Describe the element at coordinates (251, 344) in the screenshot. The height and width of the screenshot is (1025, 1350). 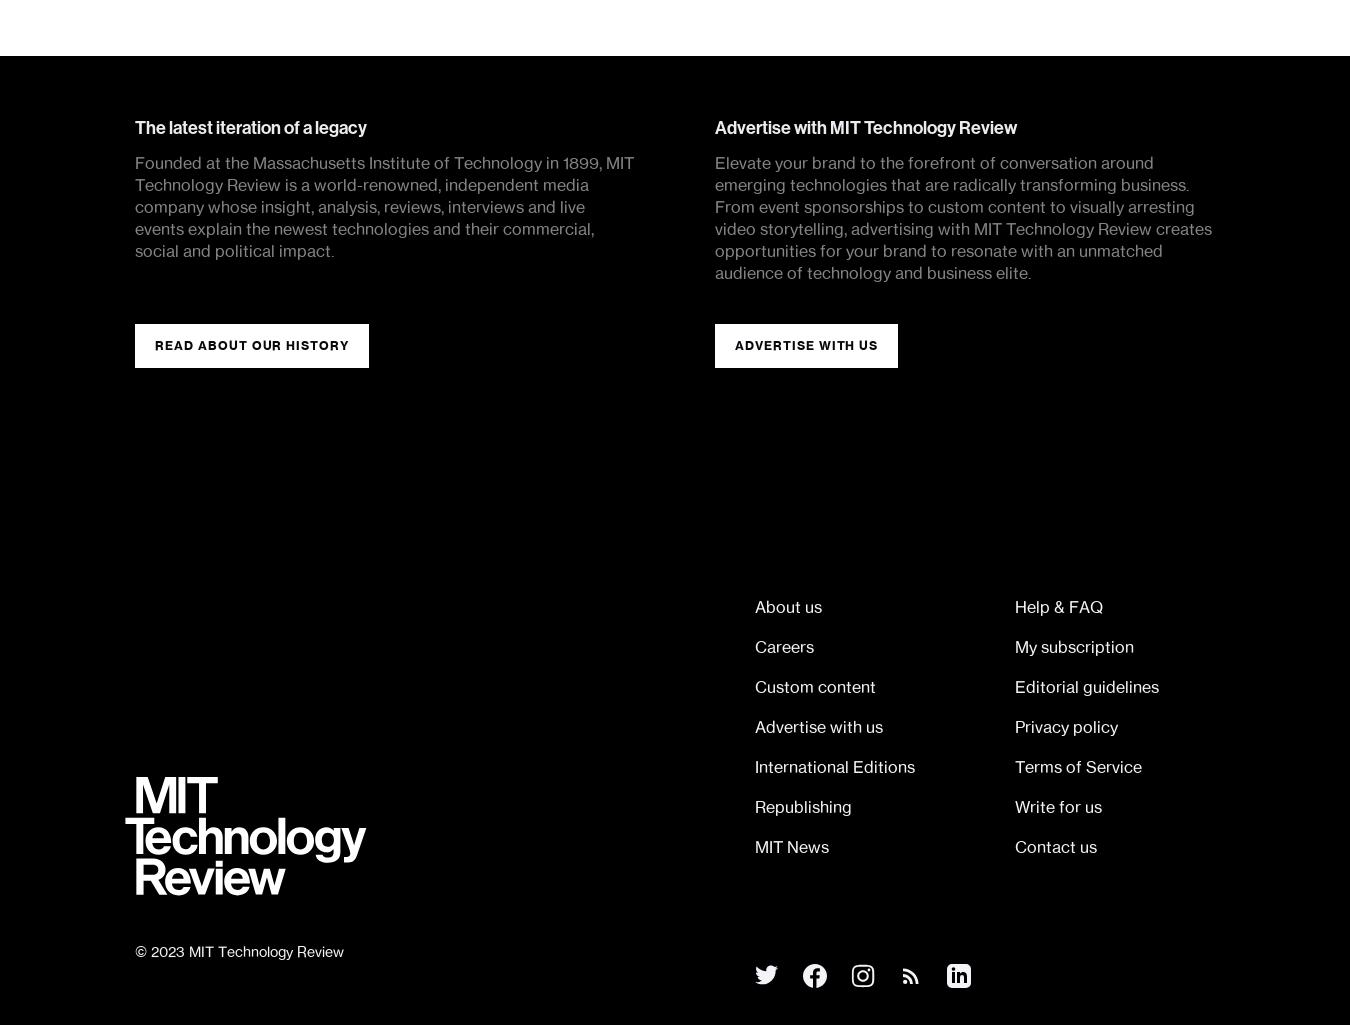
I see `'READ ABOUT OUR HISTORY'` at that location.